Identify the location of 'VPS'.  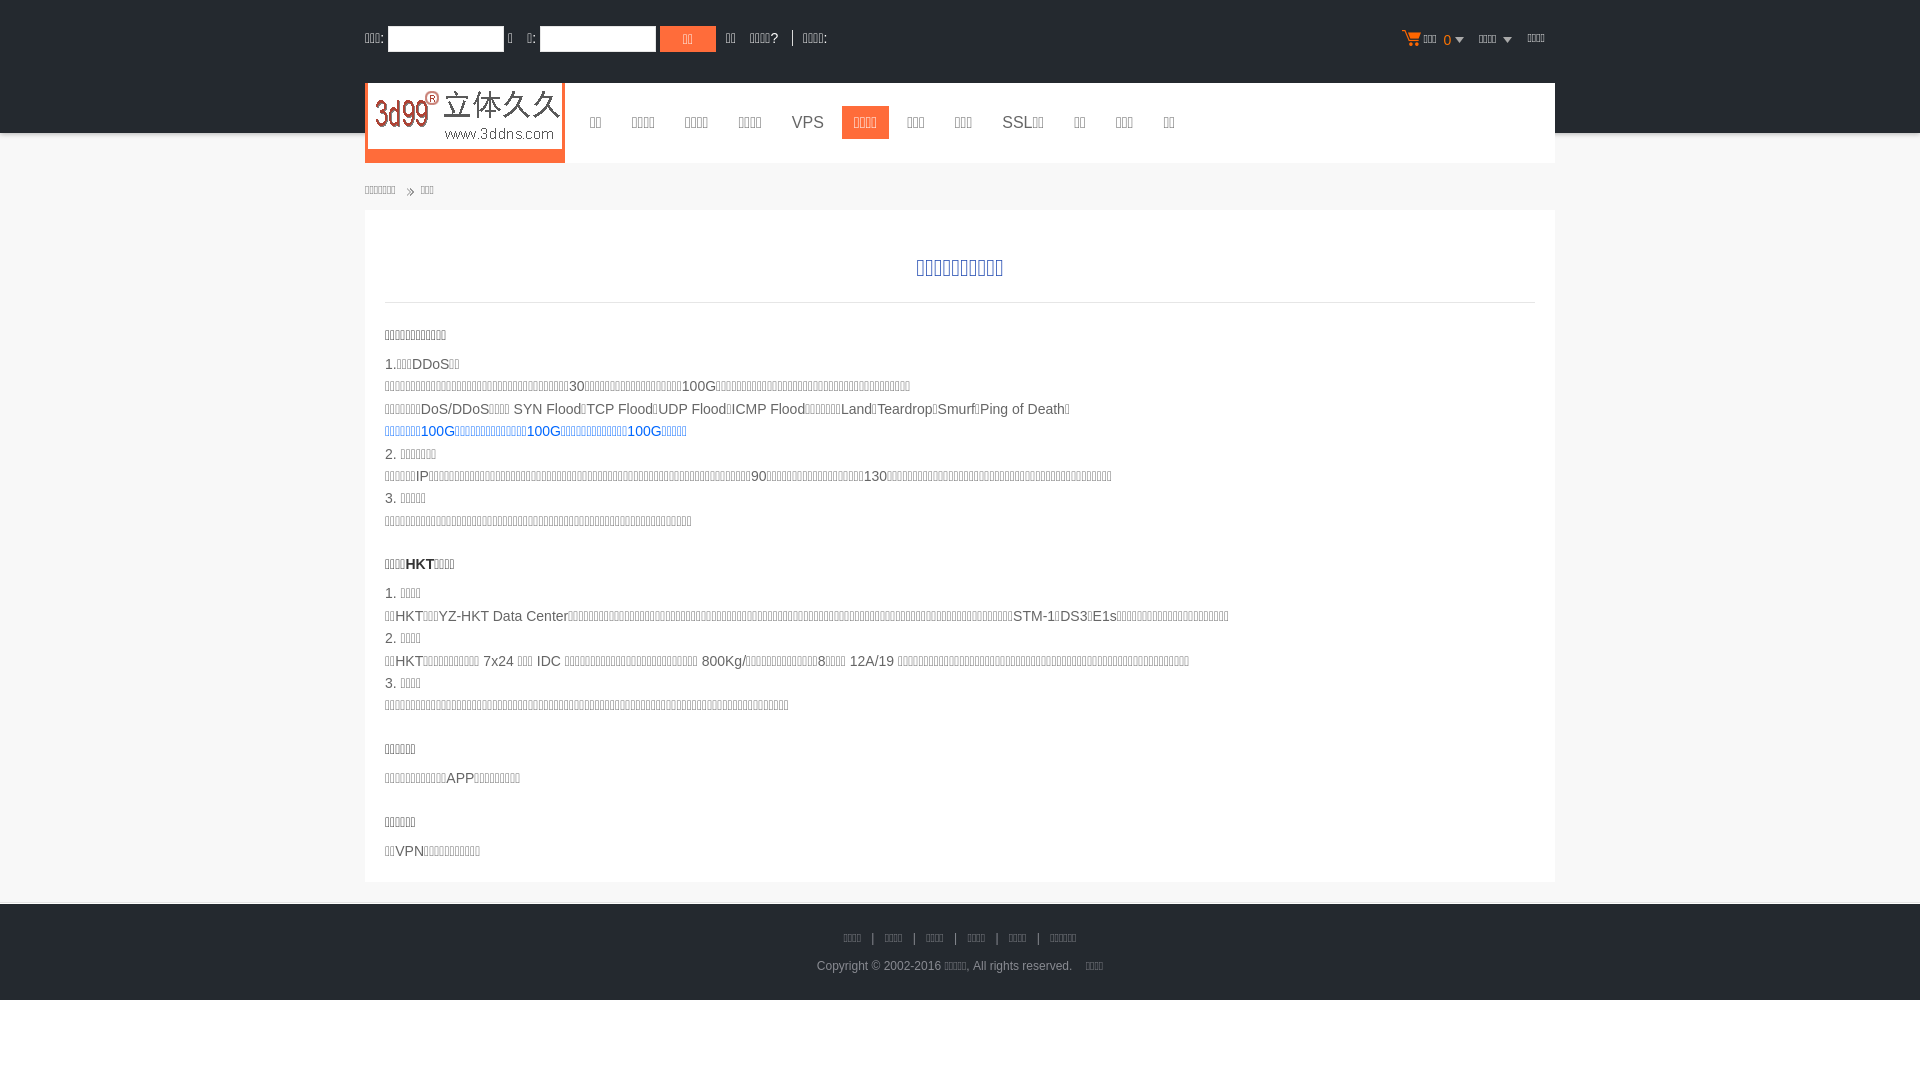
(778, 124).